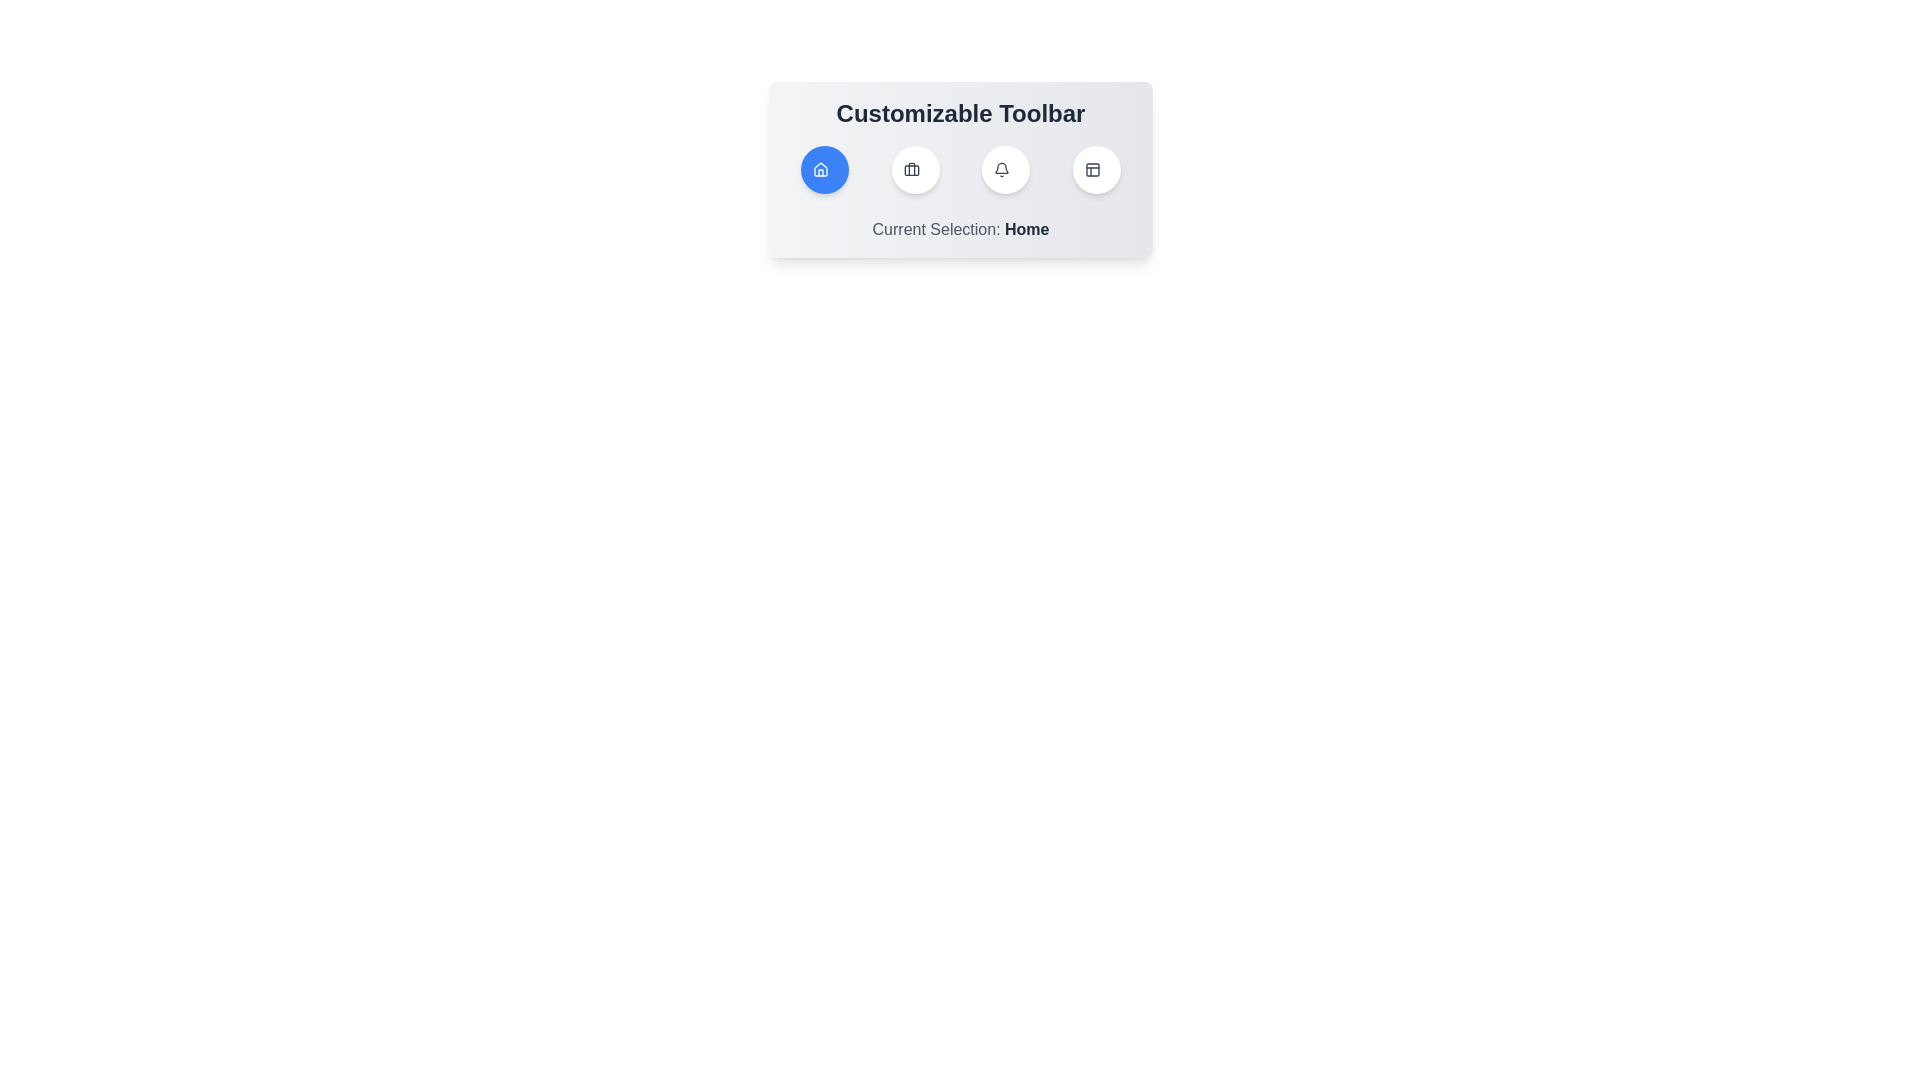 This screenshot has height=1080, width=1920. Describe the element at coordinates (910, 168) in the screenshot. I see `the briefcase icon located in the horizontal toolbar` at that location.